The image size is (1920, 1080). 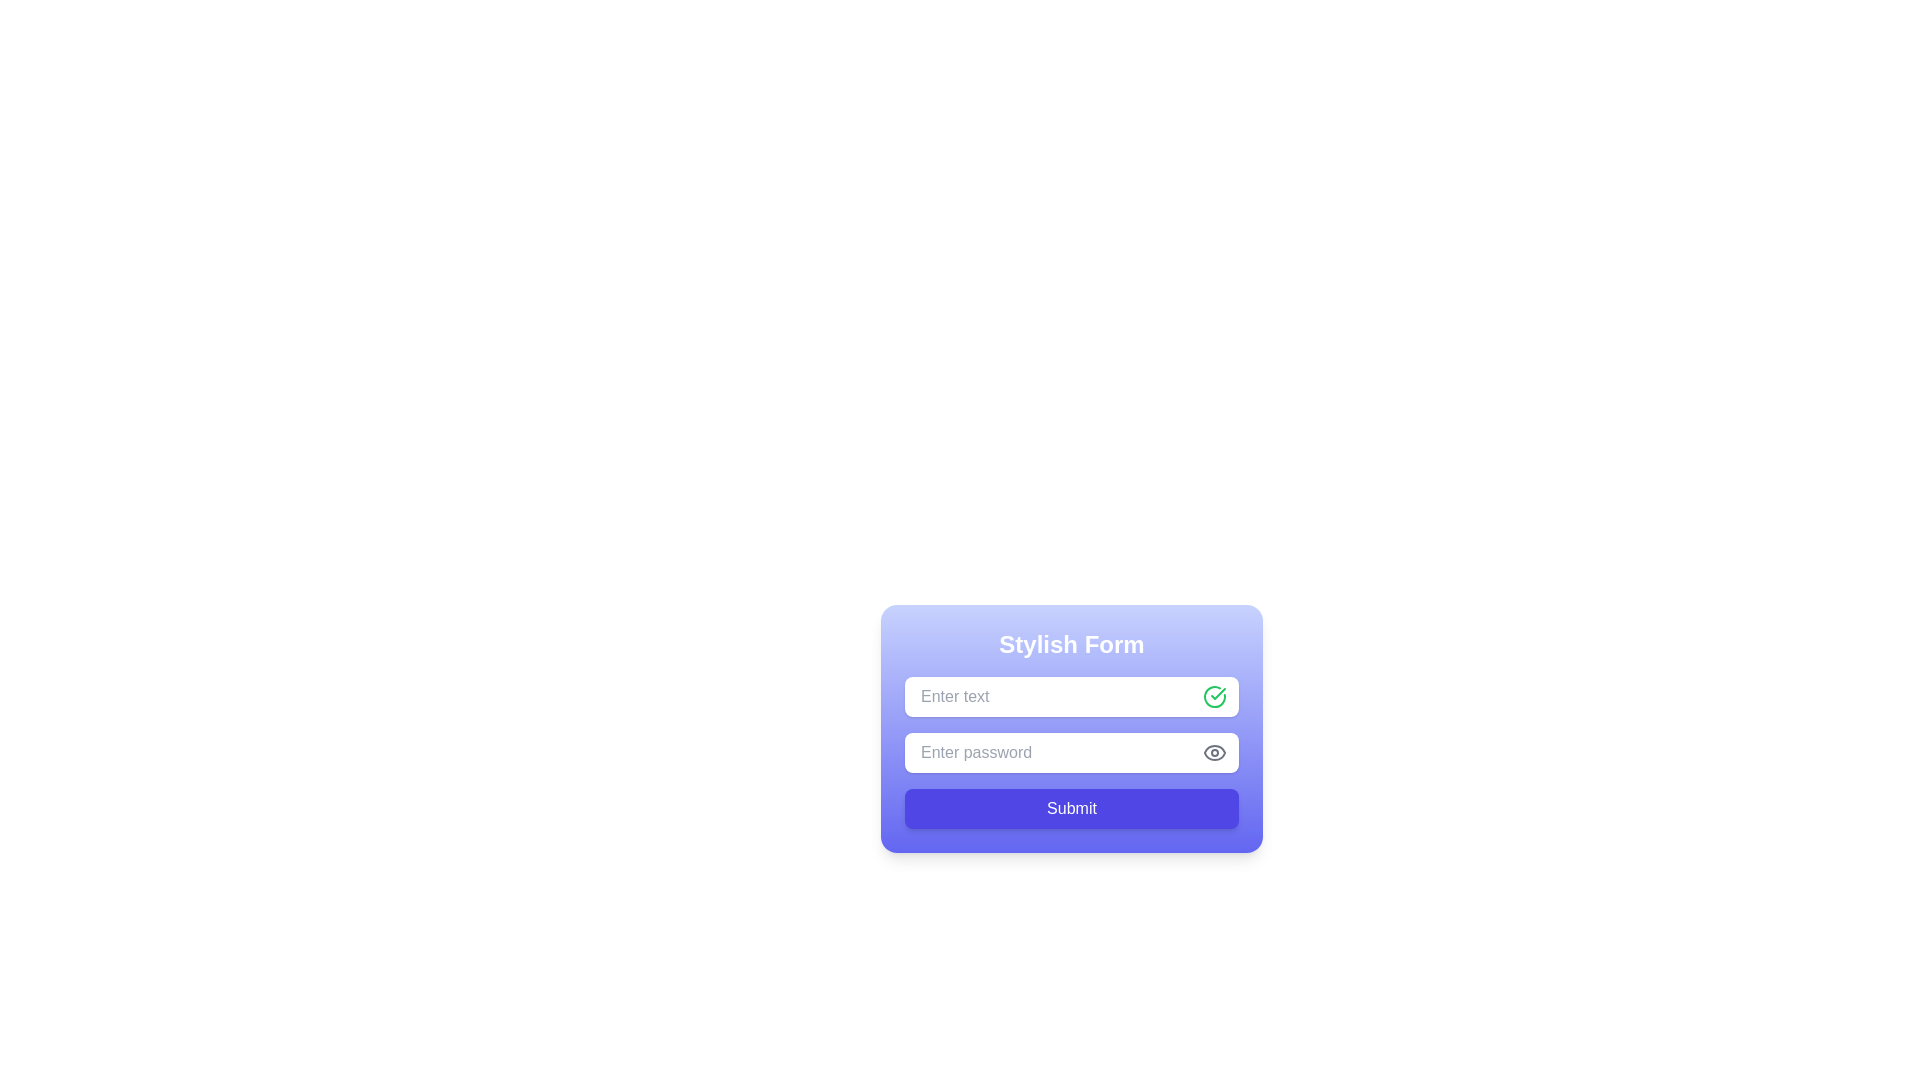 What do you see at coordinates (1070, 644) in the screenshot?
I see `the Text label or heading at the top center of the form, which serves as the title conveying its purpose to users` at bounding box center [1070, 644].